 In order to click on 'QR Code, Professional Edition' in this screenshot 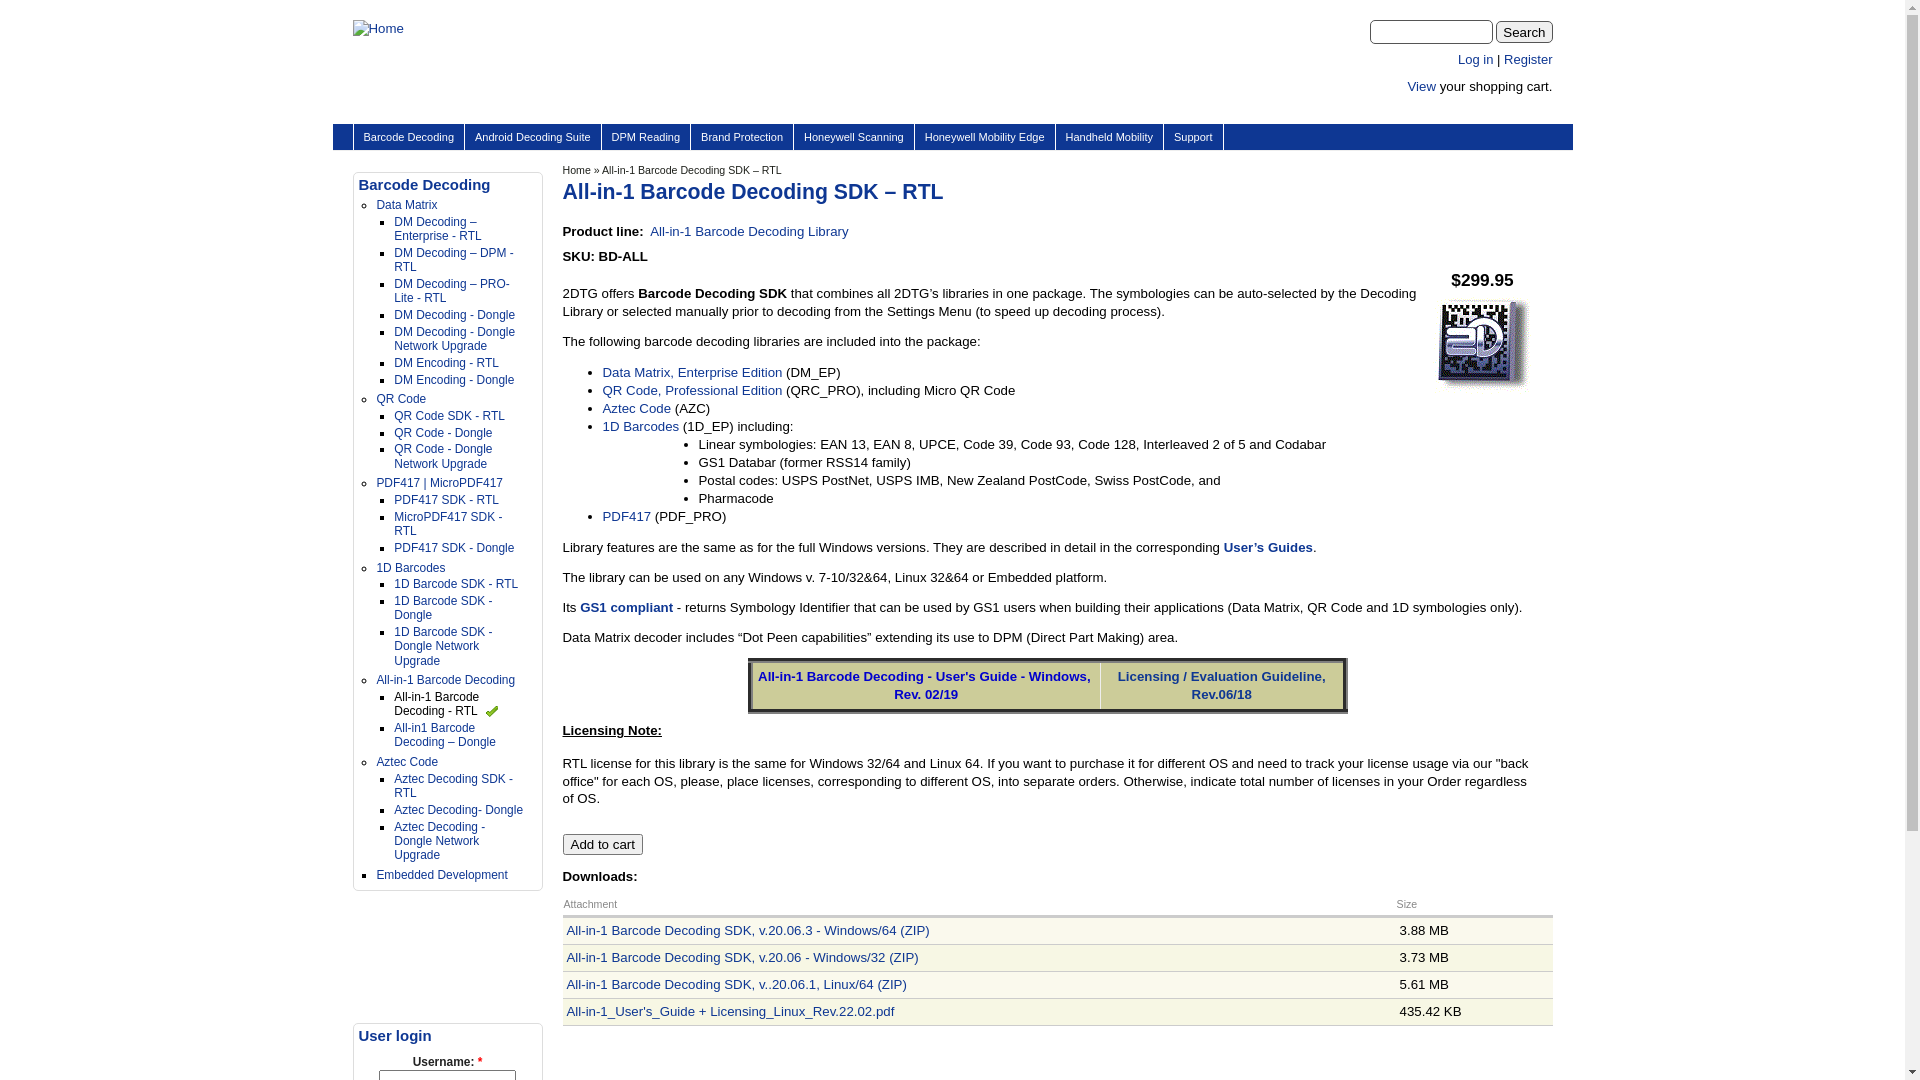, I will do `click(691, 390)`.